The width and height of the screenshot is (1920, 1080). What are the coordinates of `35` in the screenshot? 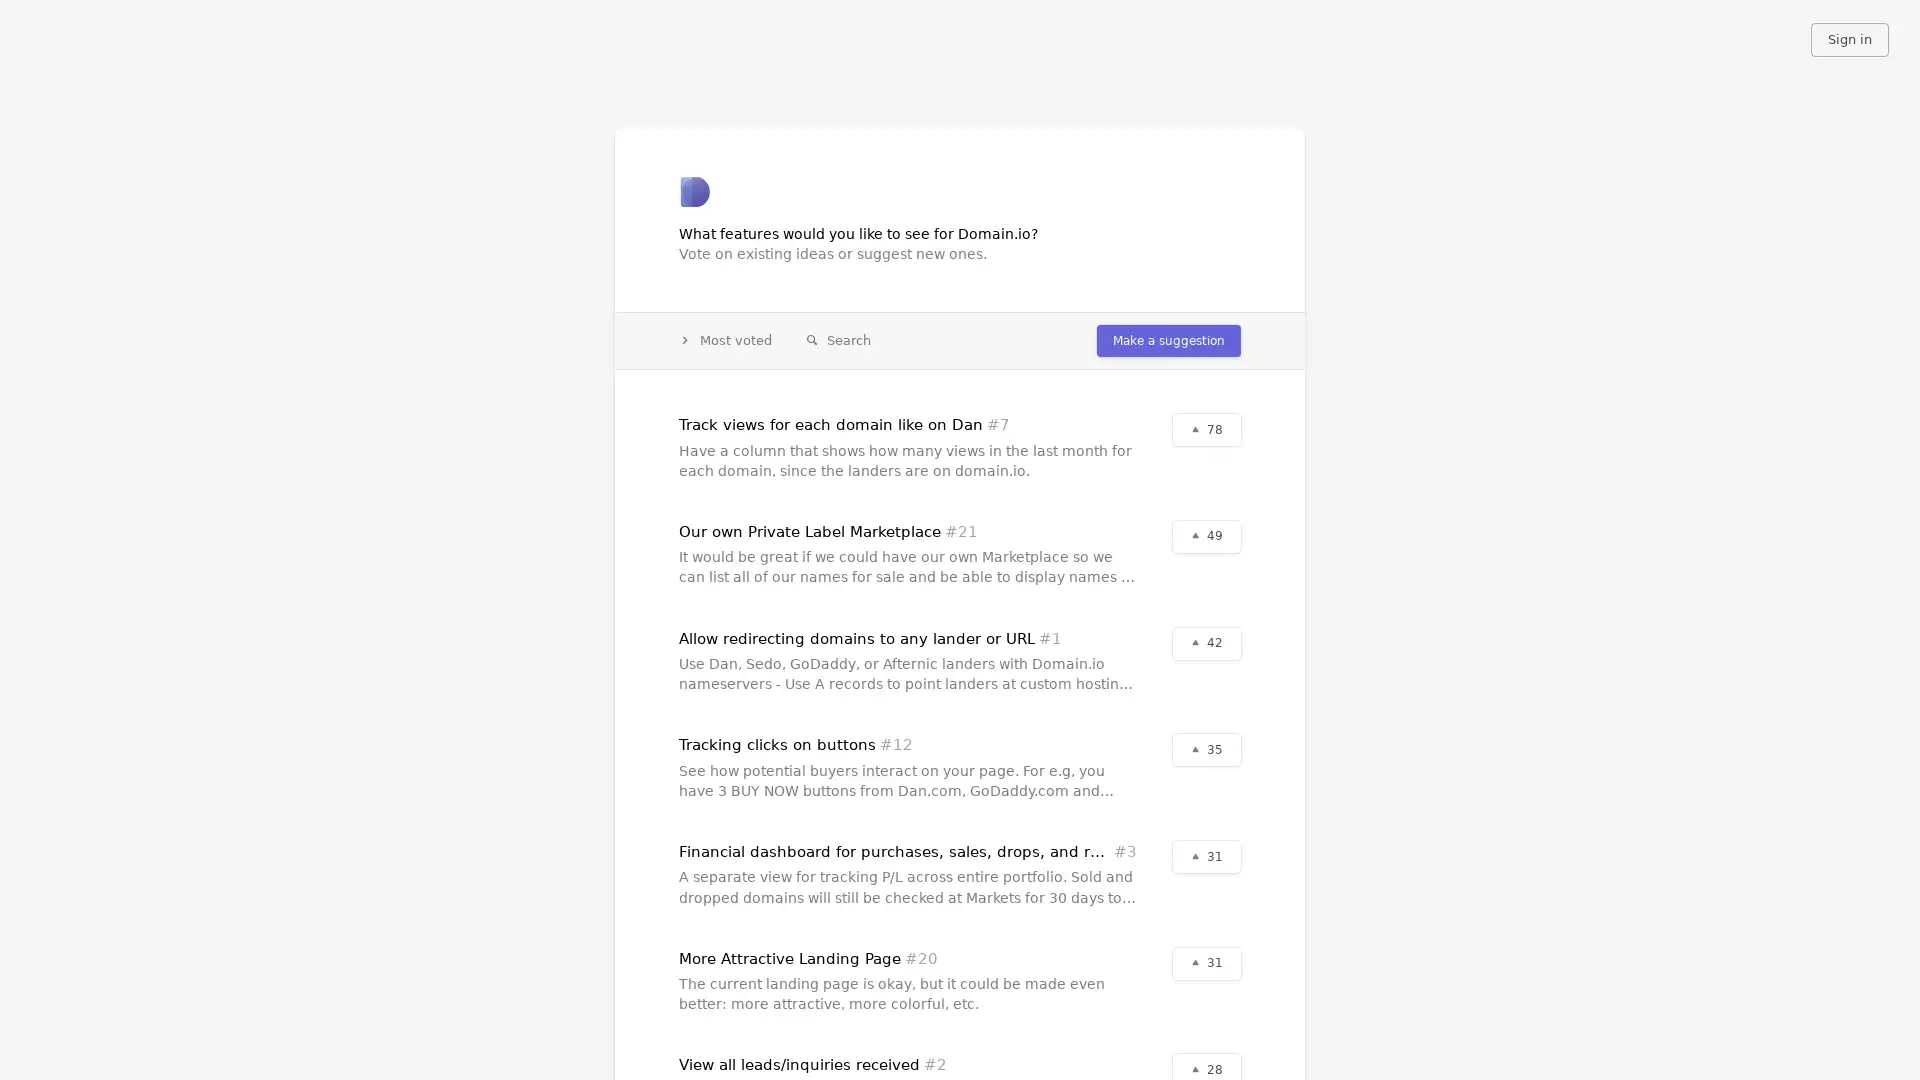 It's located at (1205, 749).